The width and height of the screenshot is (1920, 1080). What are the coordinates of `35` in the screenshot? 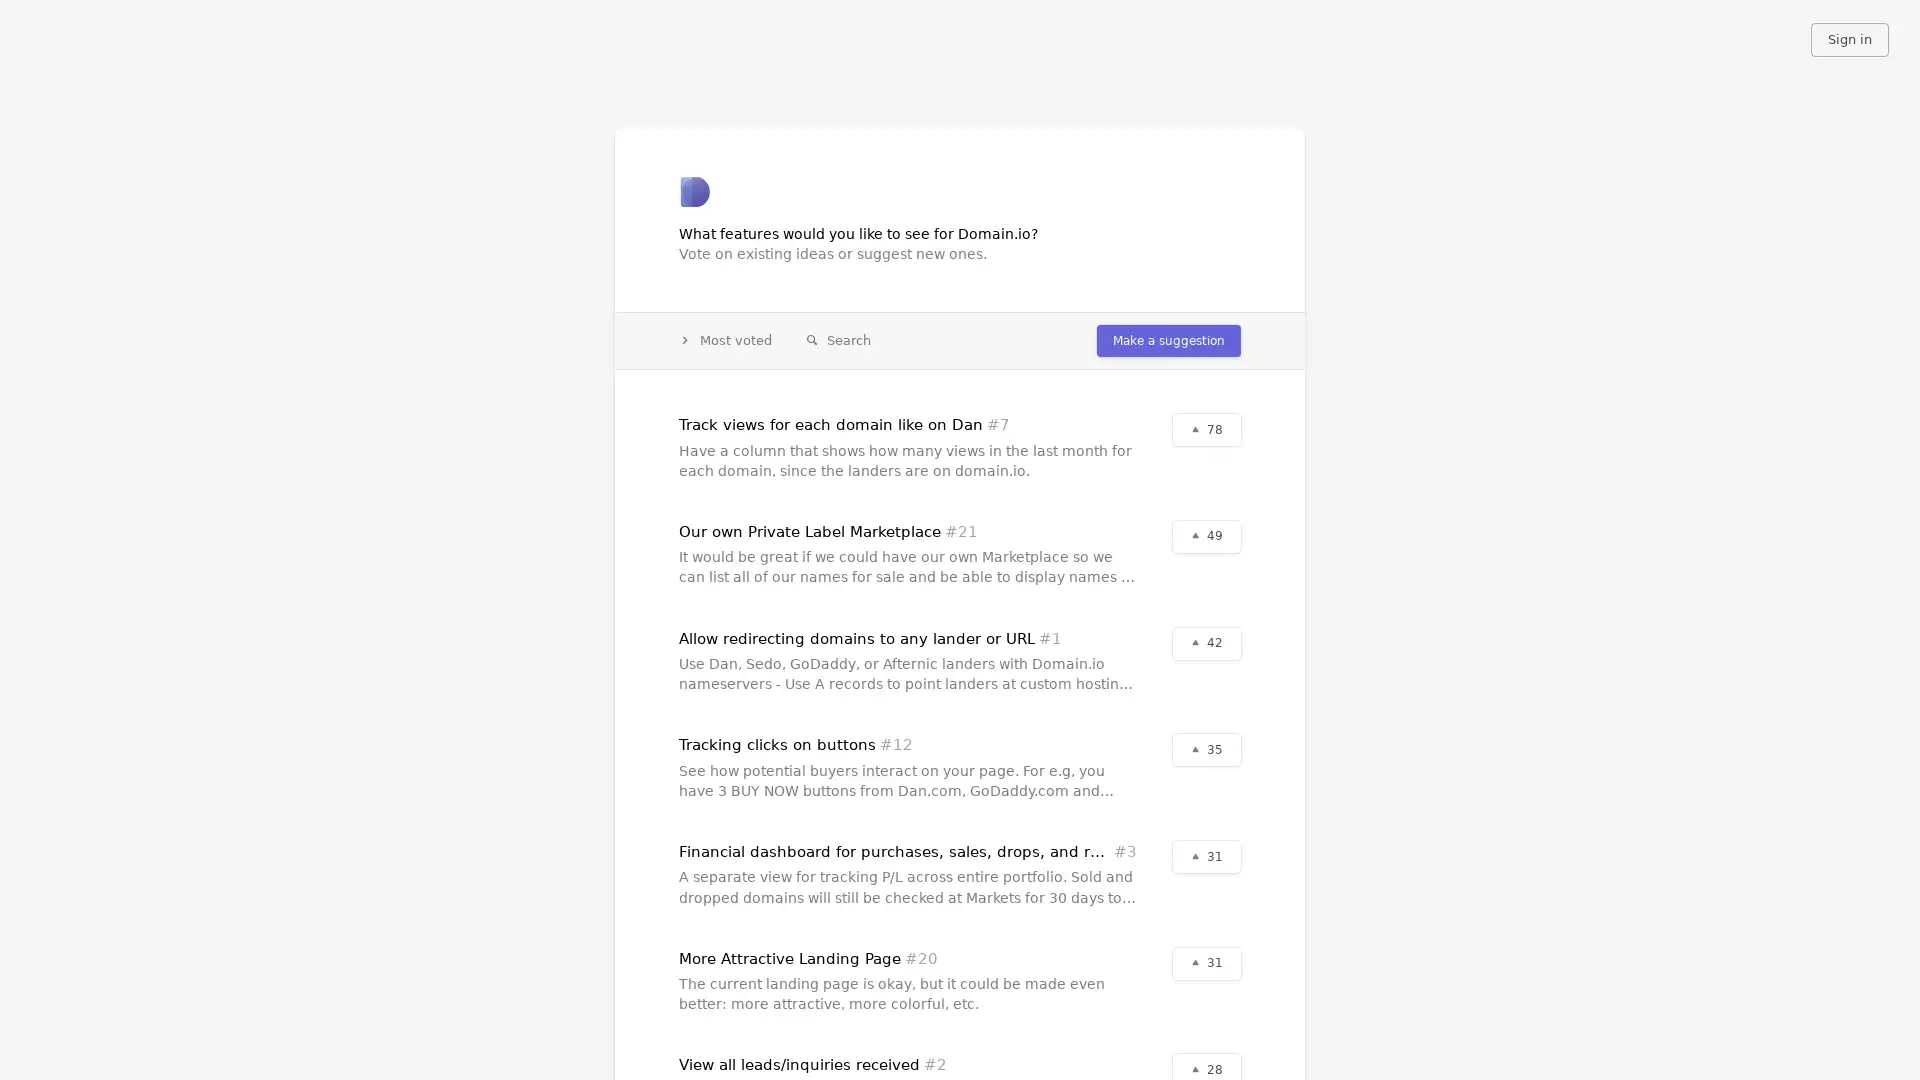 It's located at (1205, 749).